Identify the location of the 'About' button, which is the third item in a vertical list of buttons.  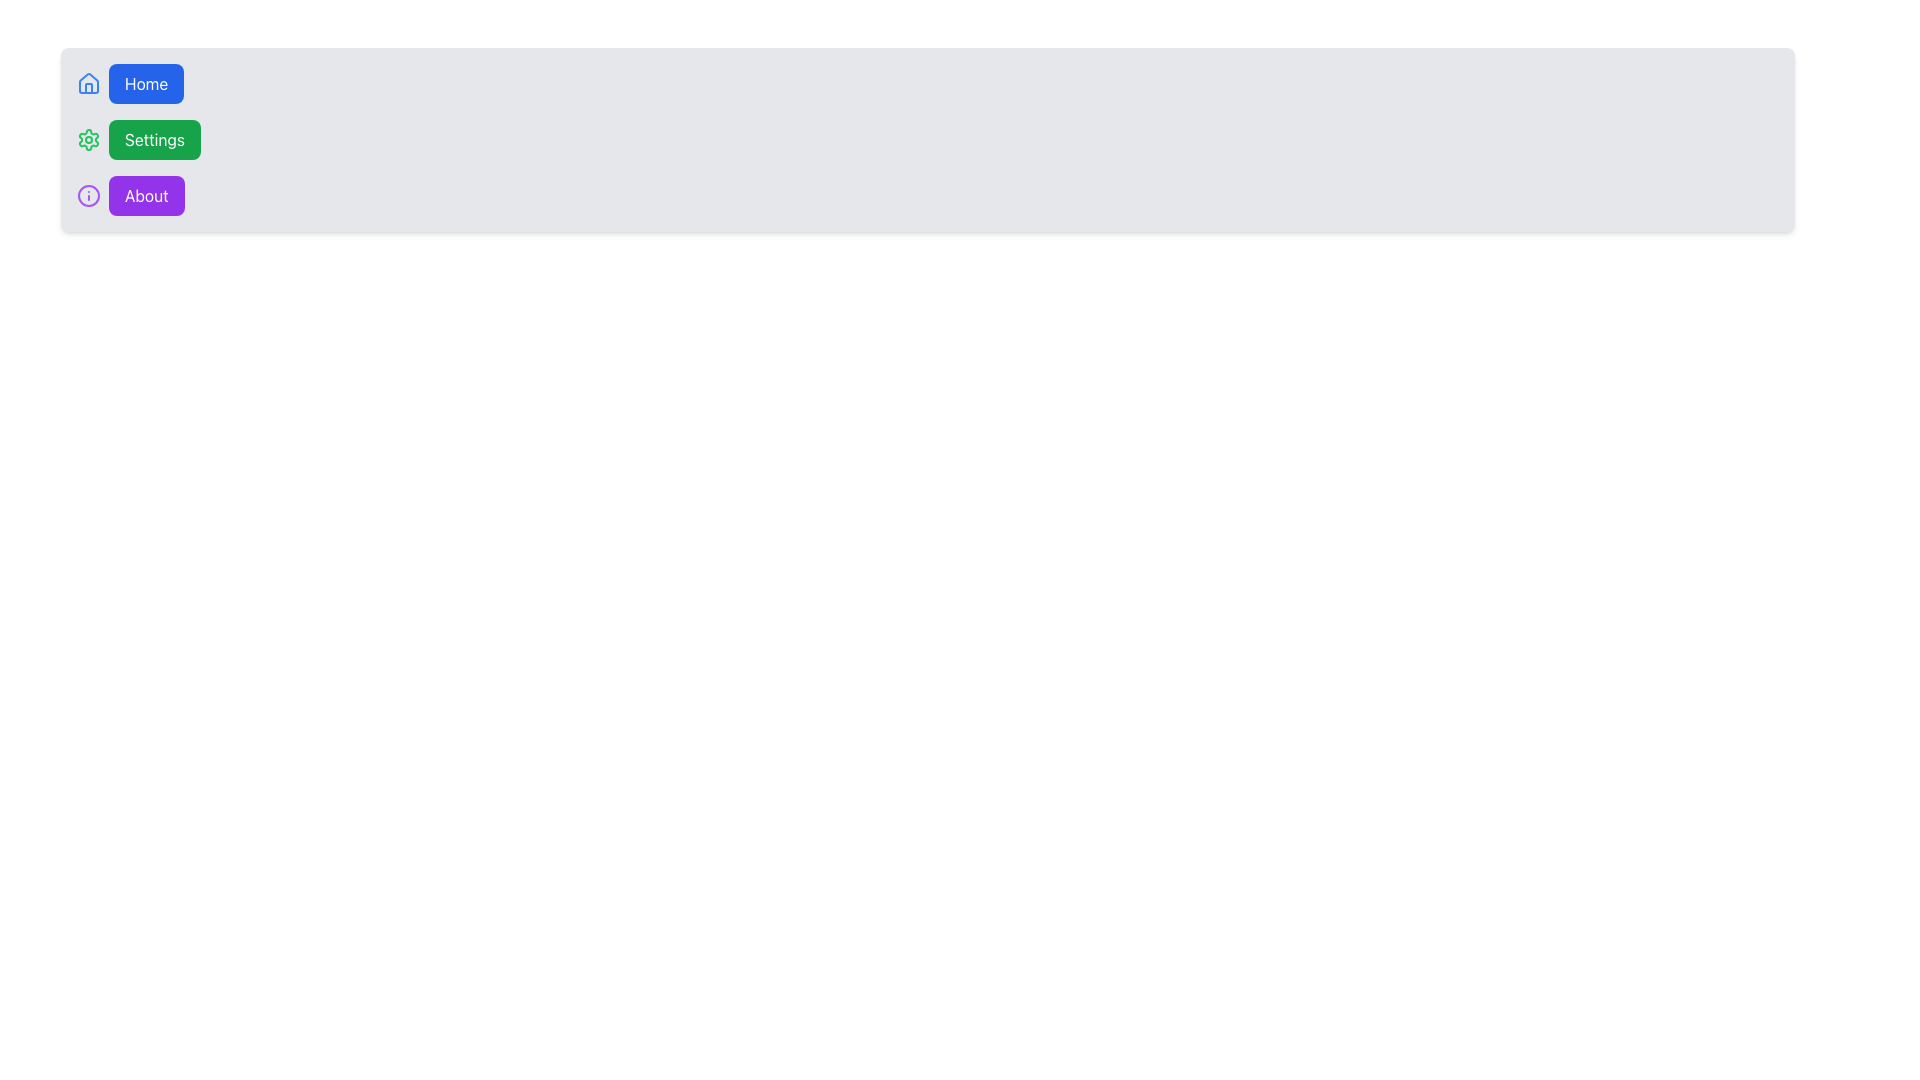
(129, 196).